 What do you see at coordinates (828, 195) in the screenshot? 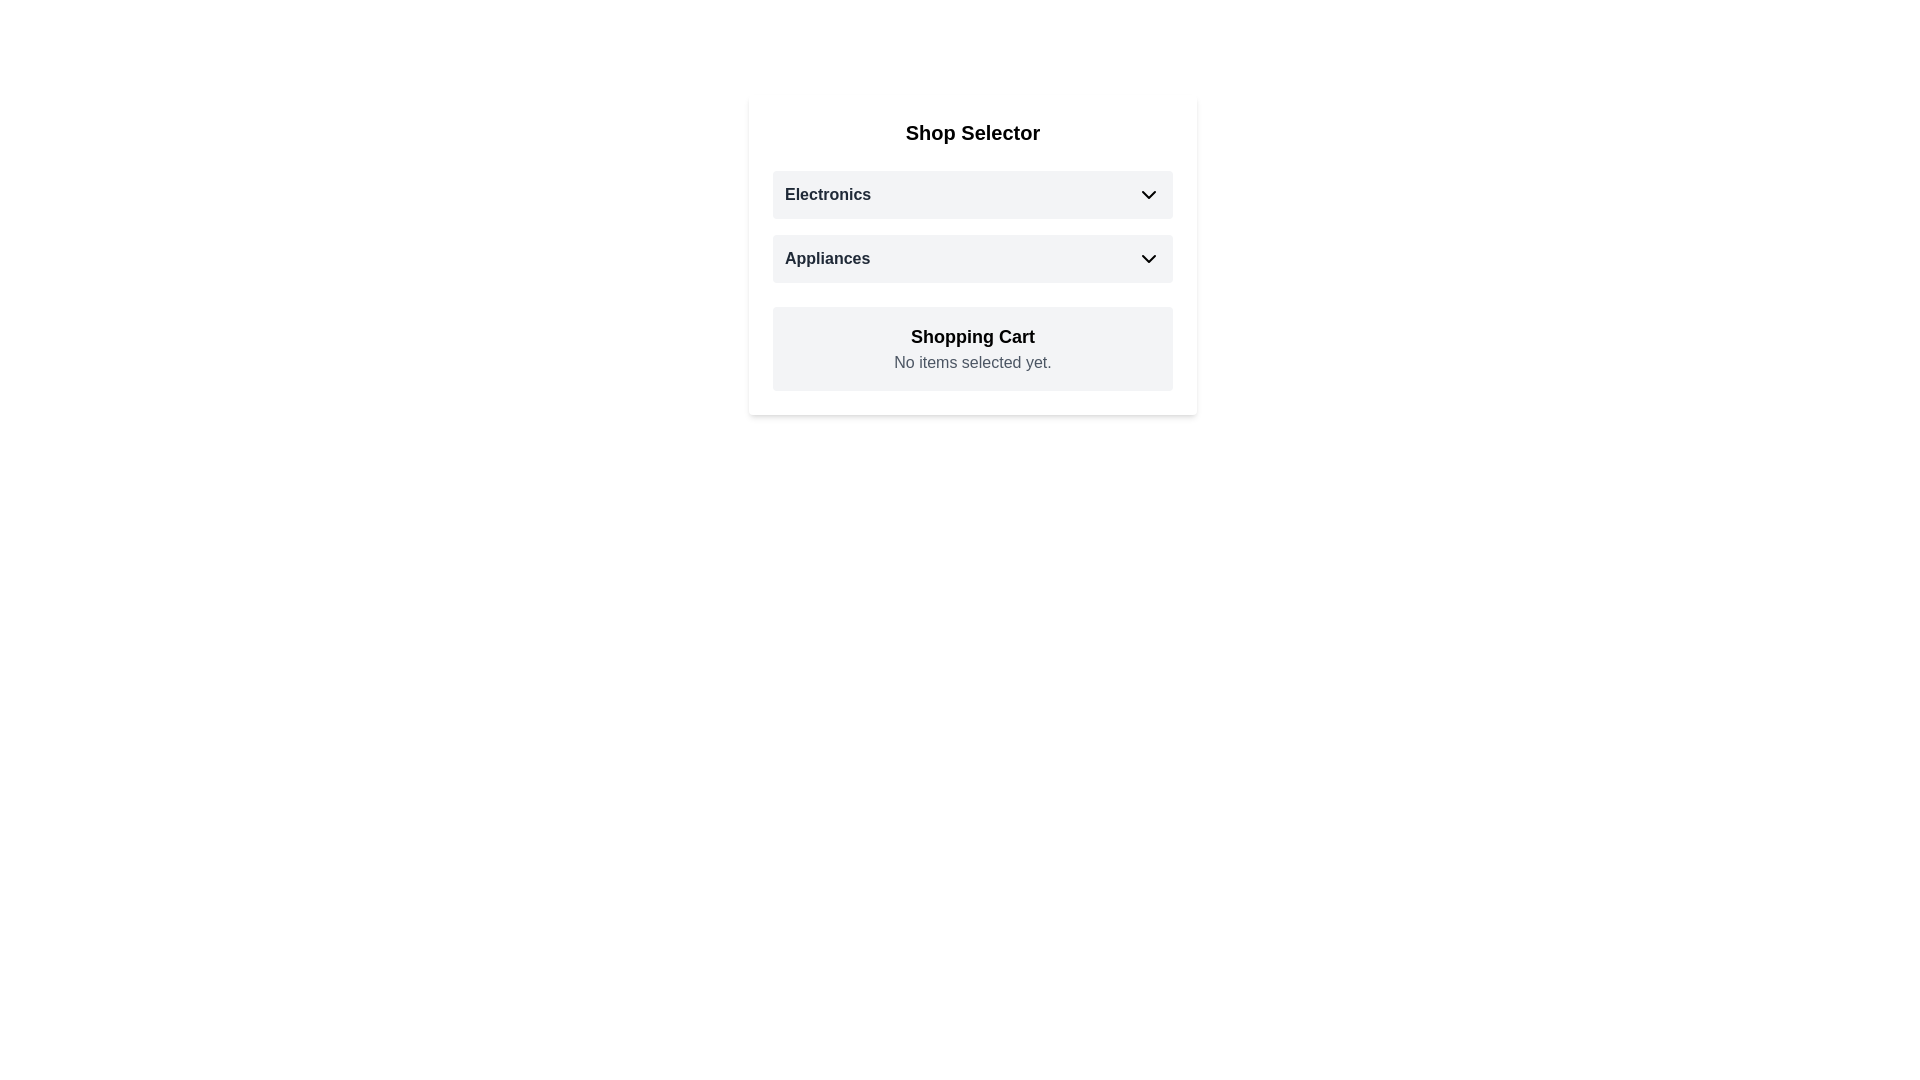
I see `the 'Electronics' category label located in the 'Shop Selector' panel, positioned in the first row of selectable items on the left side` at bounding box center [828, 195].